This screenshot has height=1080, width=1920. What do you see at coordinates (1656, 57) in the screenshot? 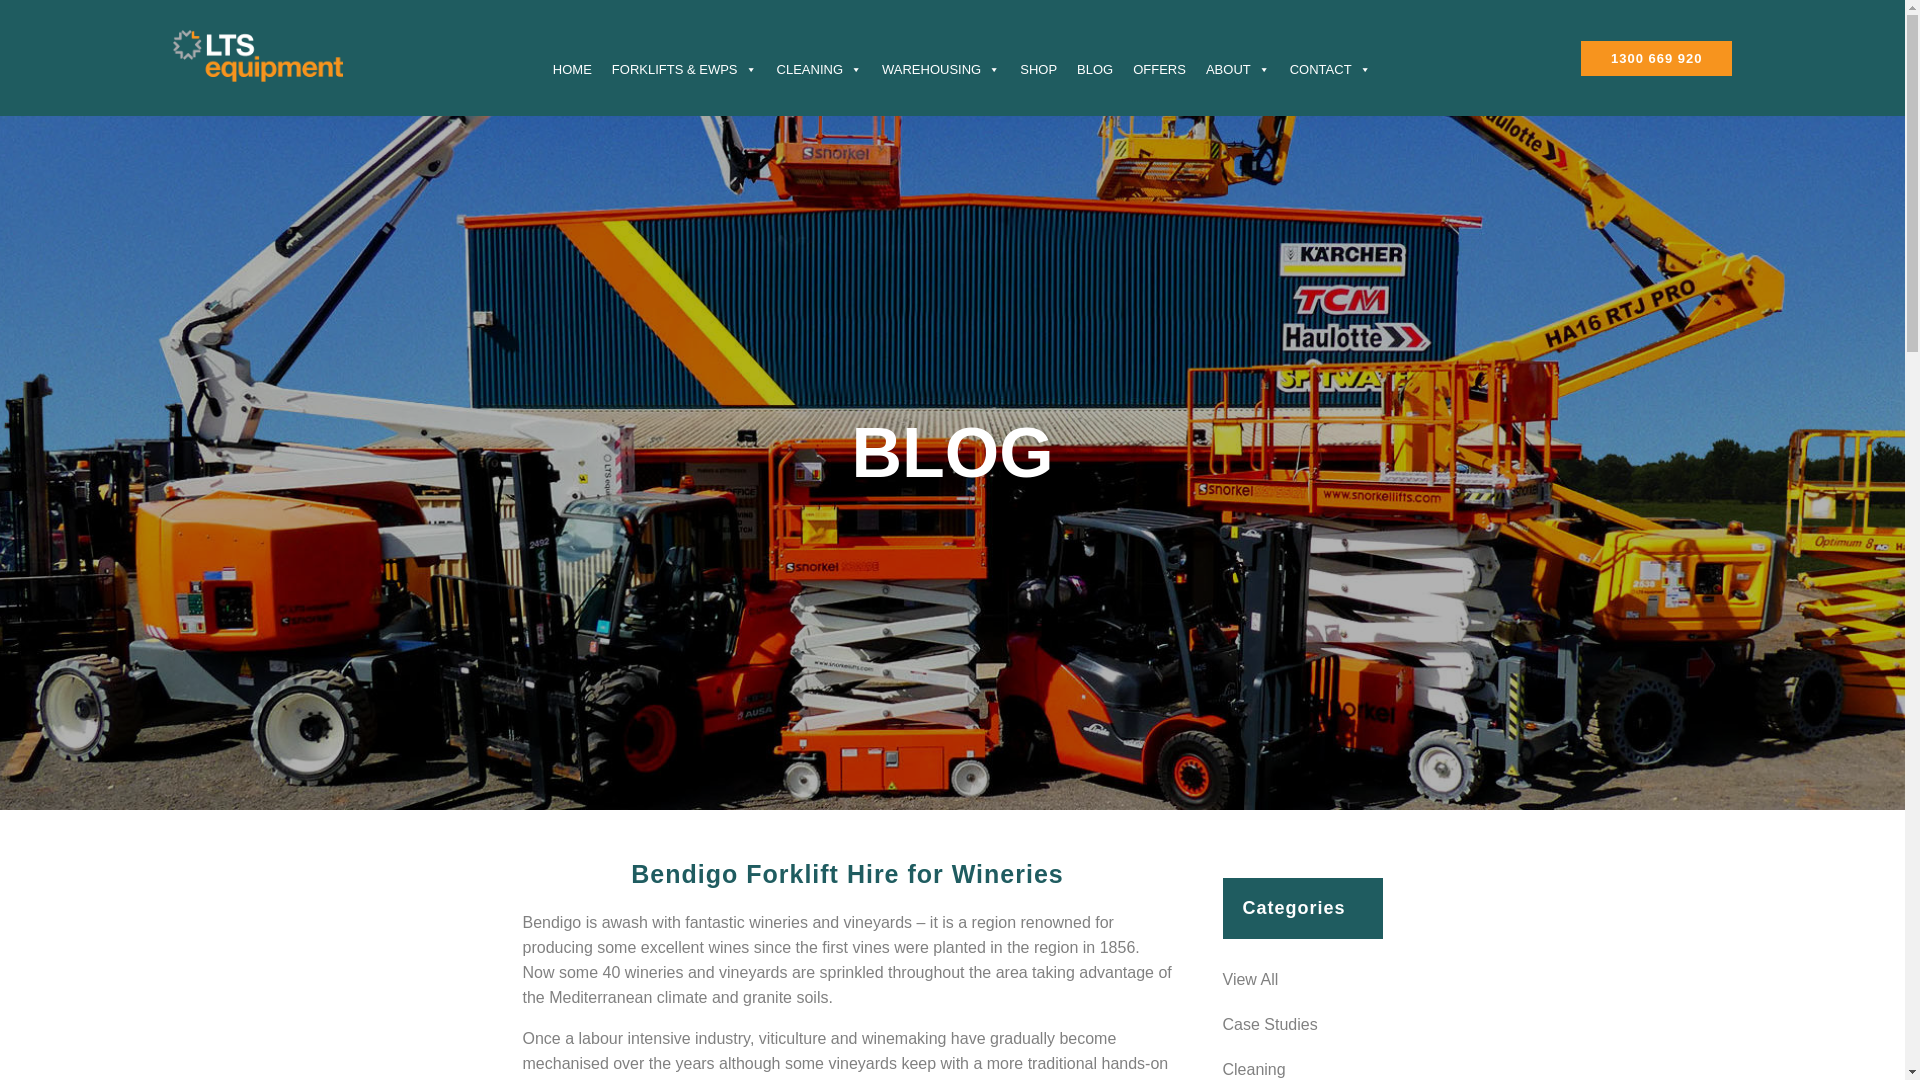
I see `'1300 669 920'` at bounding box center [1656, 57].